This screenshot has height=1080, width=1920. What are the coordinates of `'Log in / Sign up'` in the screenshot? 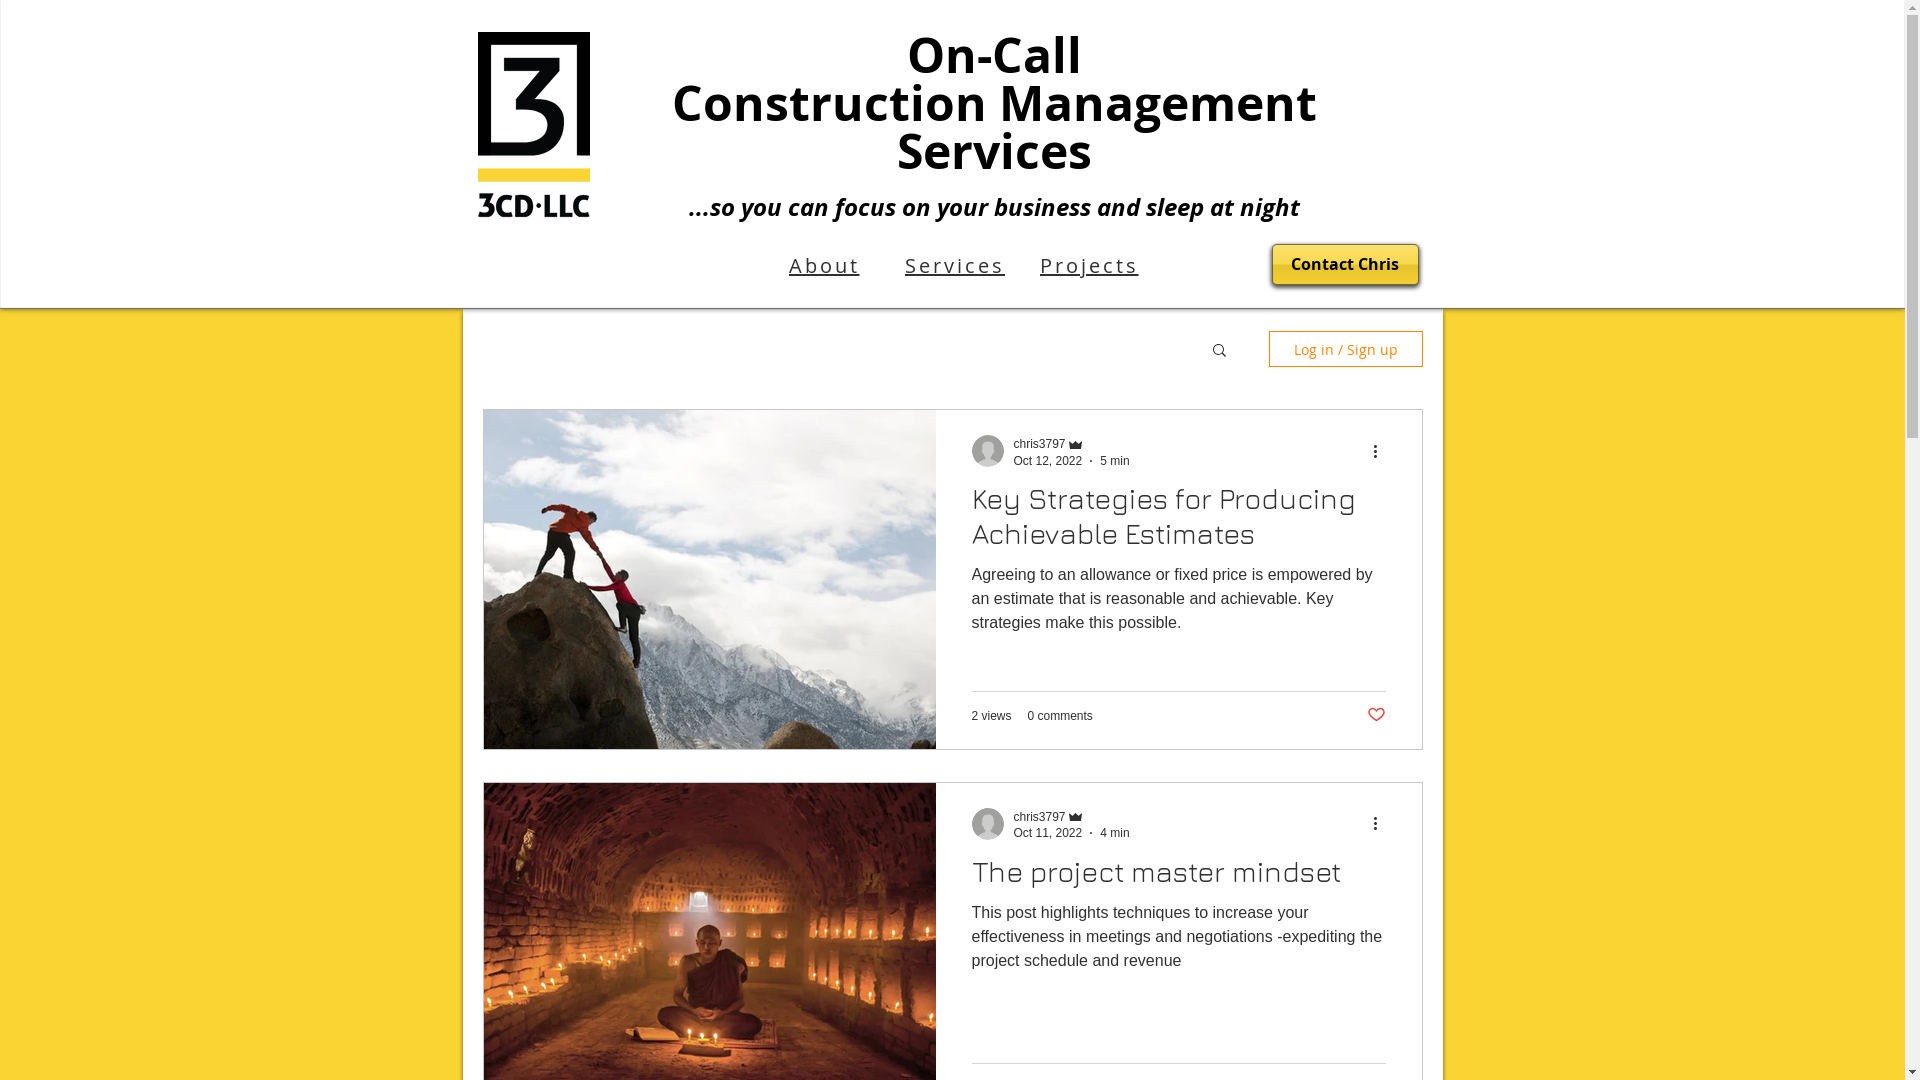 It's located at (1344, 347).